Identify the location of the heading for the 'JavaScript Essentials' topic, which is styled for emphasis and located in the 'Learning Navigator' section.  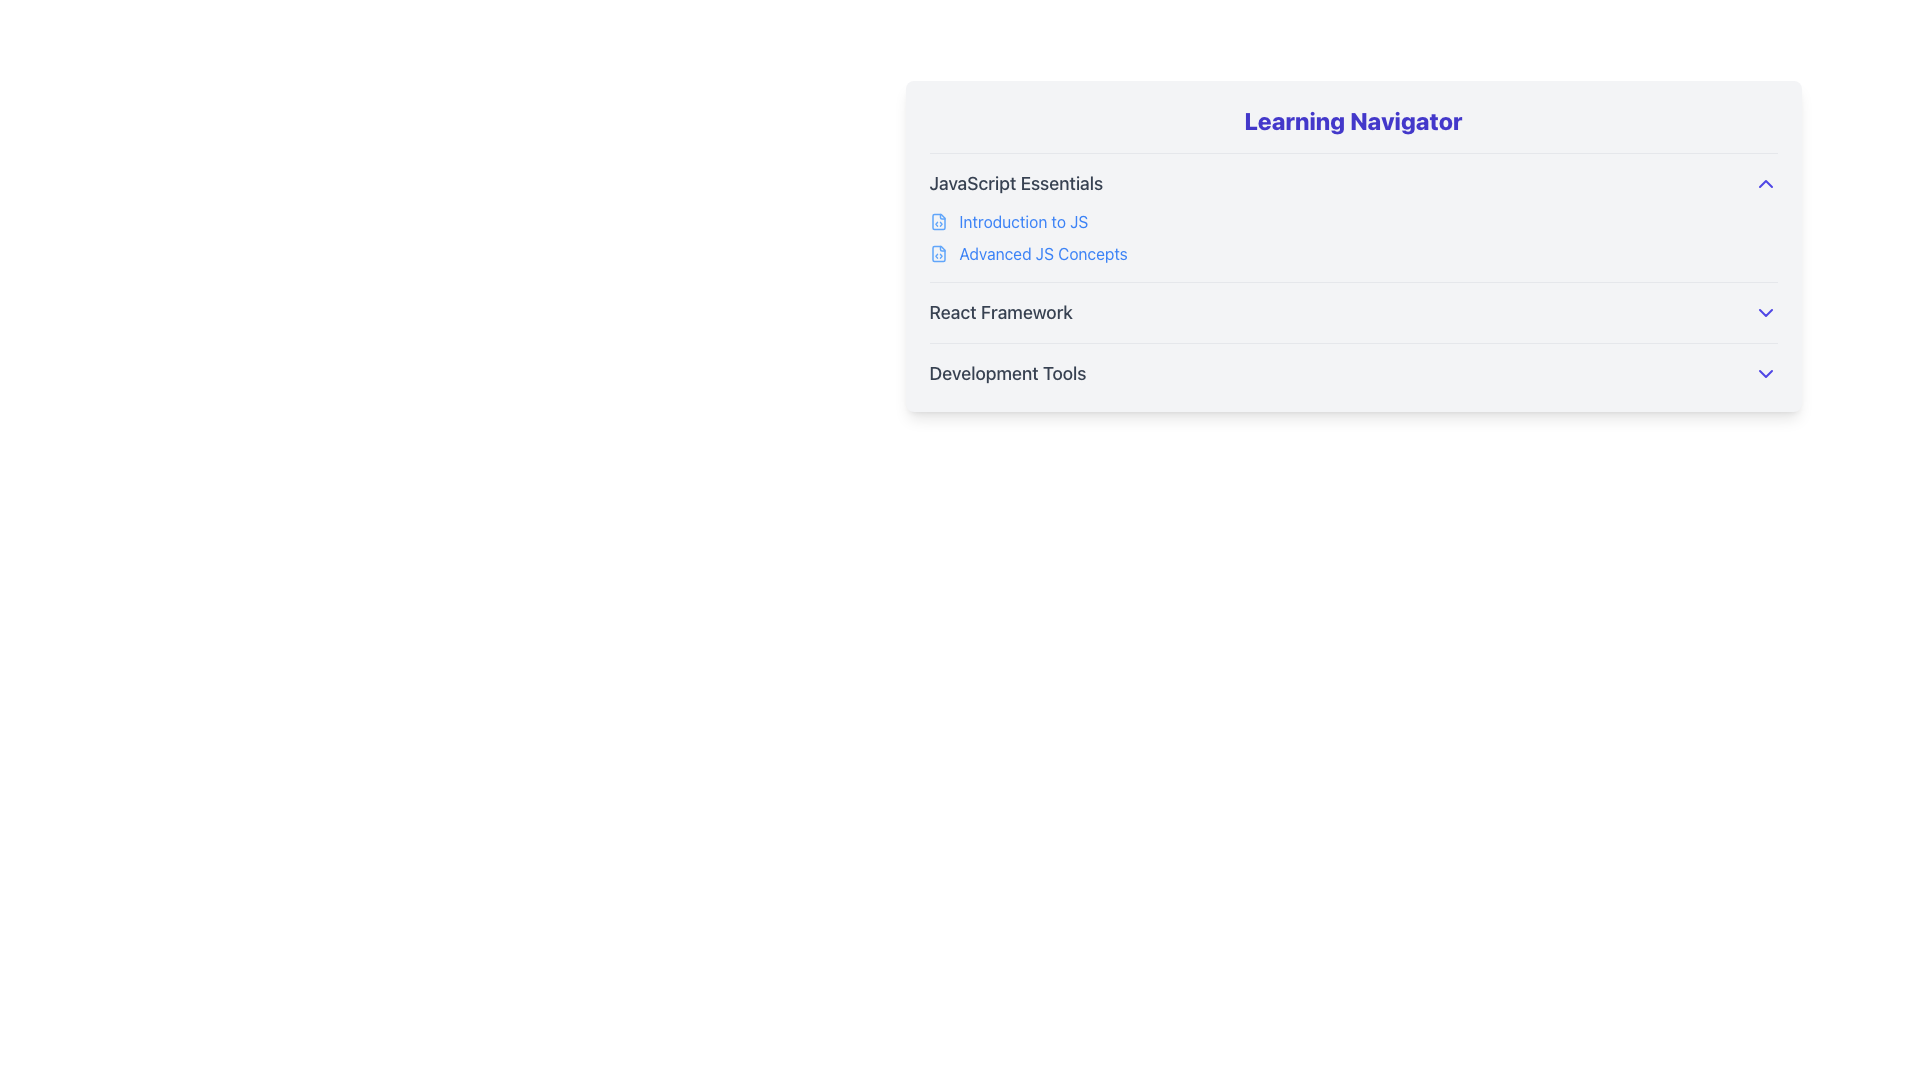
(1016, 184).